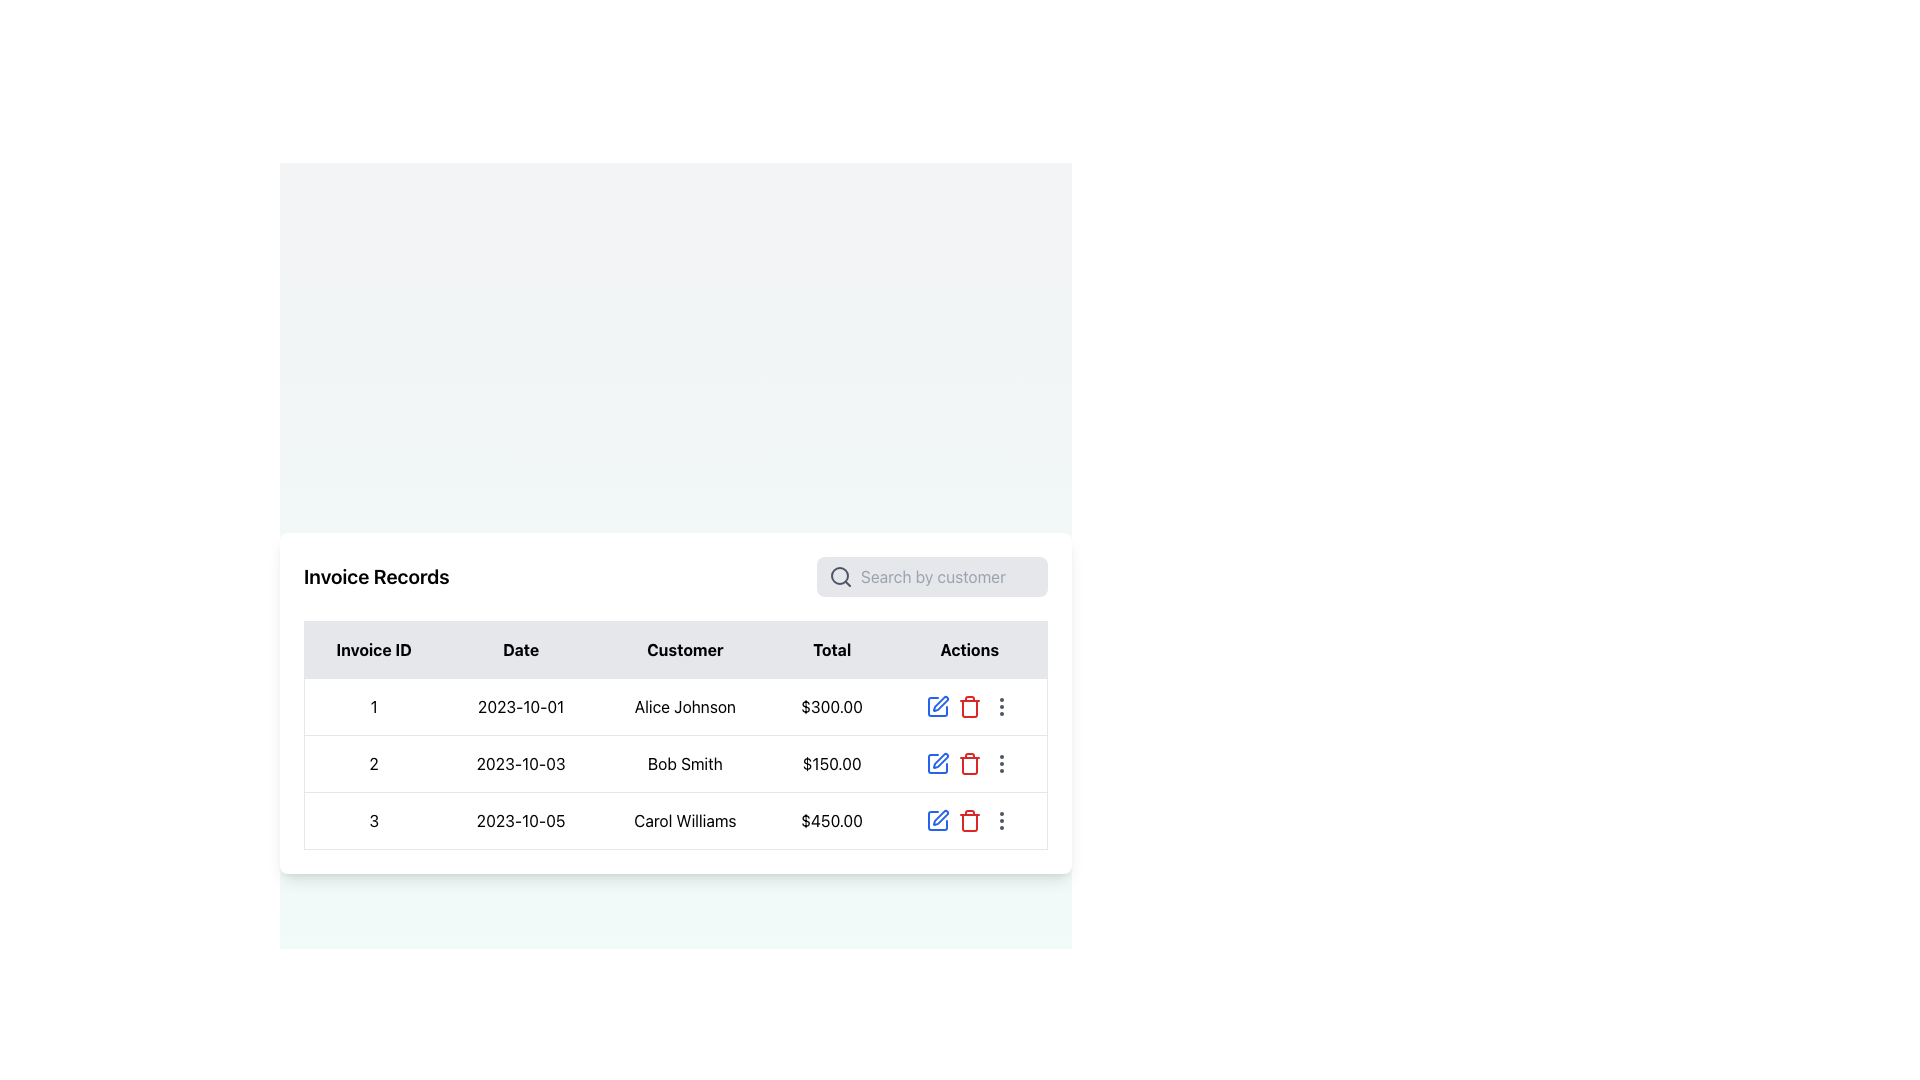 The height and width of the screenshot is (1080, 1920). I want to click on the text label indicating the unique identifier for the third invoice entry in the 'Invoice Records' table, located in the first column of the third row, so click(374, 820).